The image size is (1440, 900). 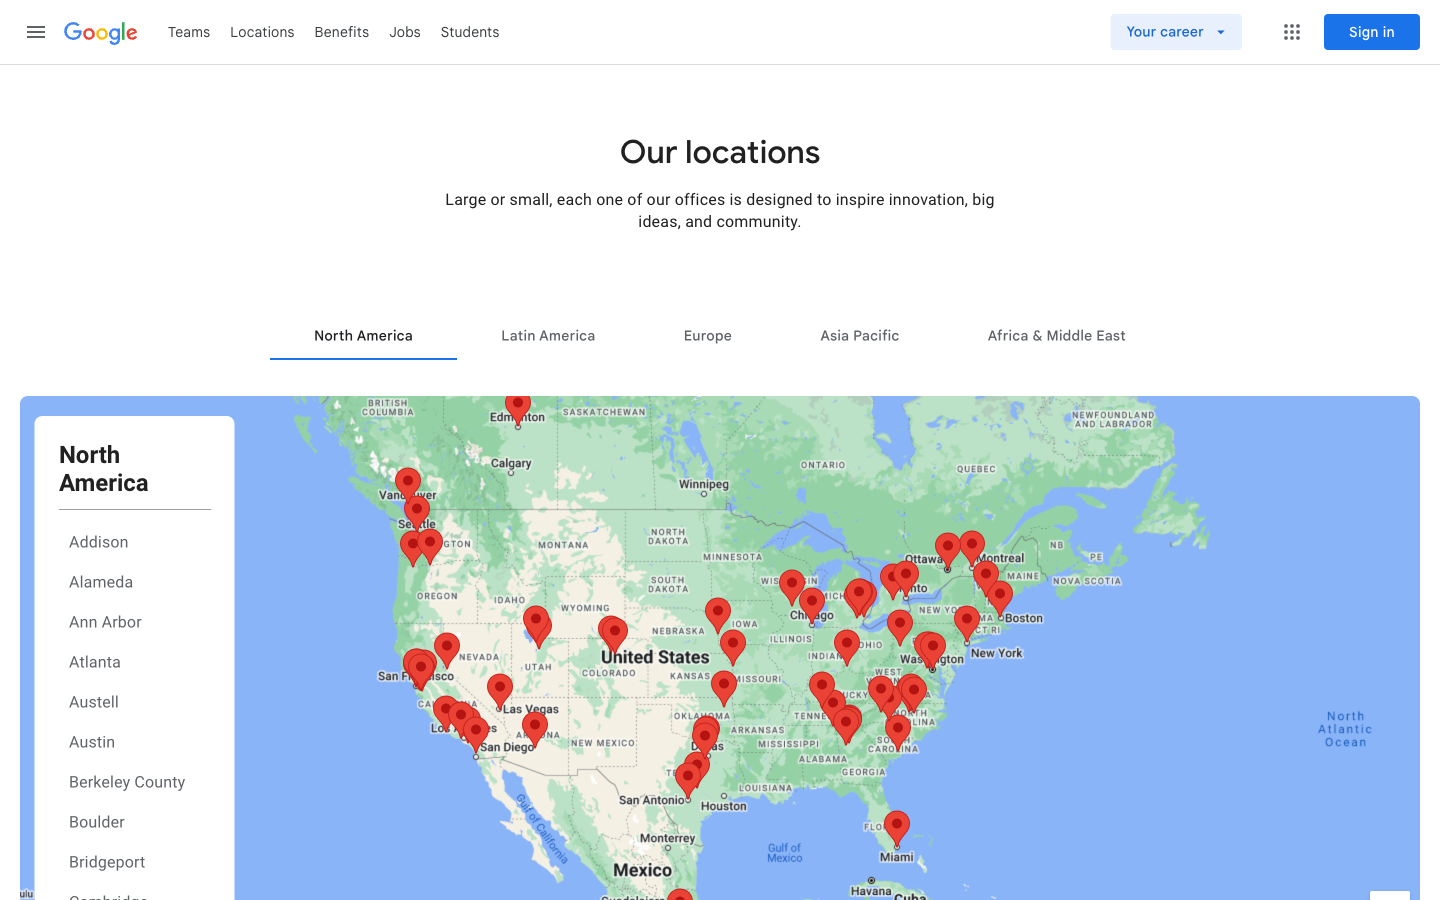 What do you see at coordinates (858, 334) in the screenshot?
I see `the regional setting` at bounding box center [858, 334].